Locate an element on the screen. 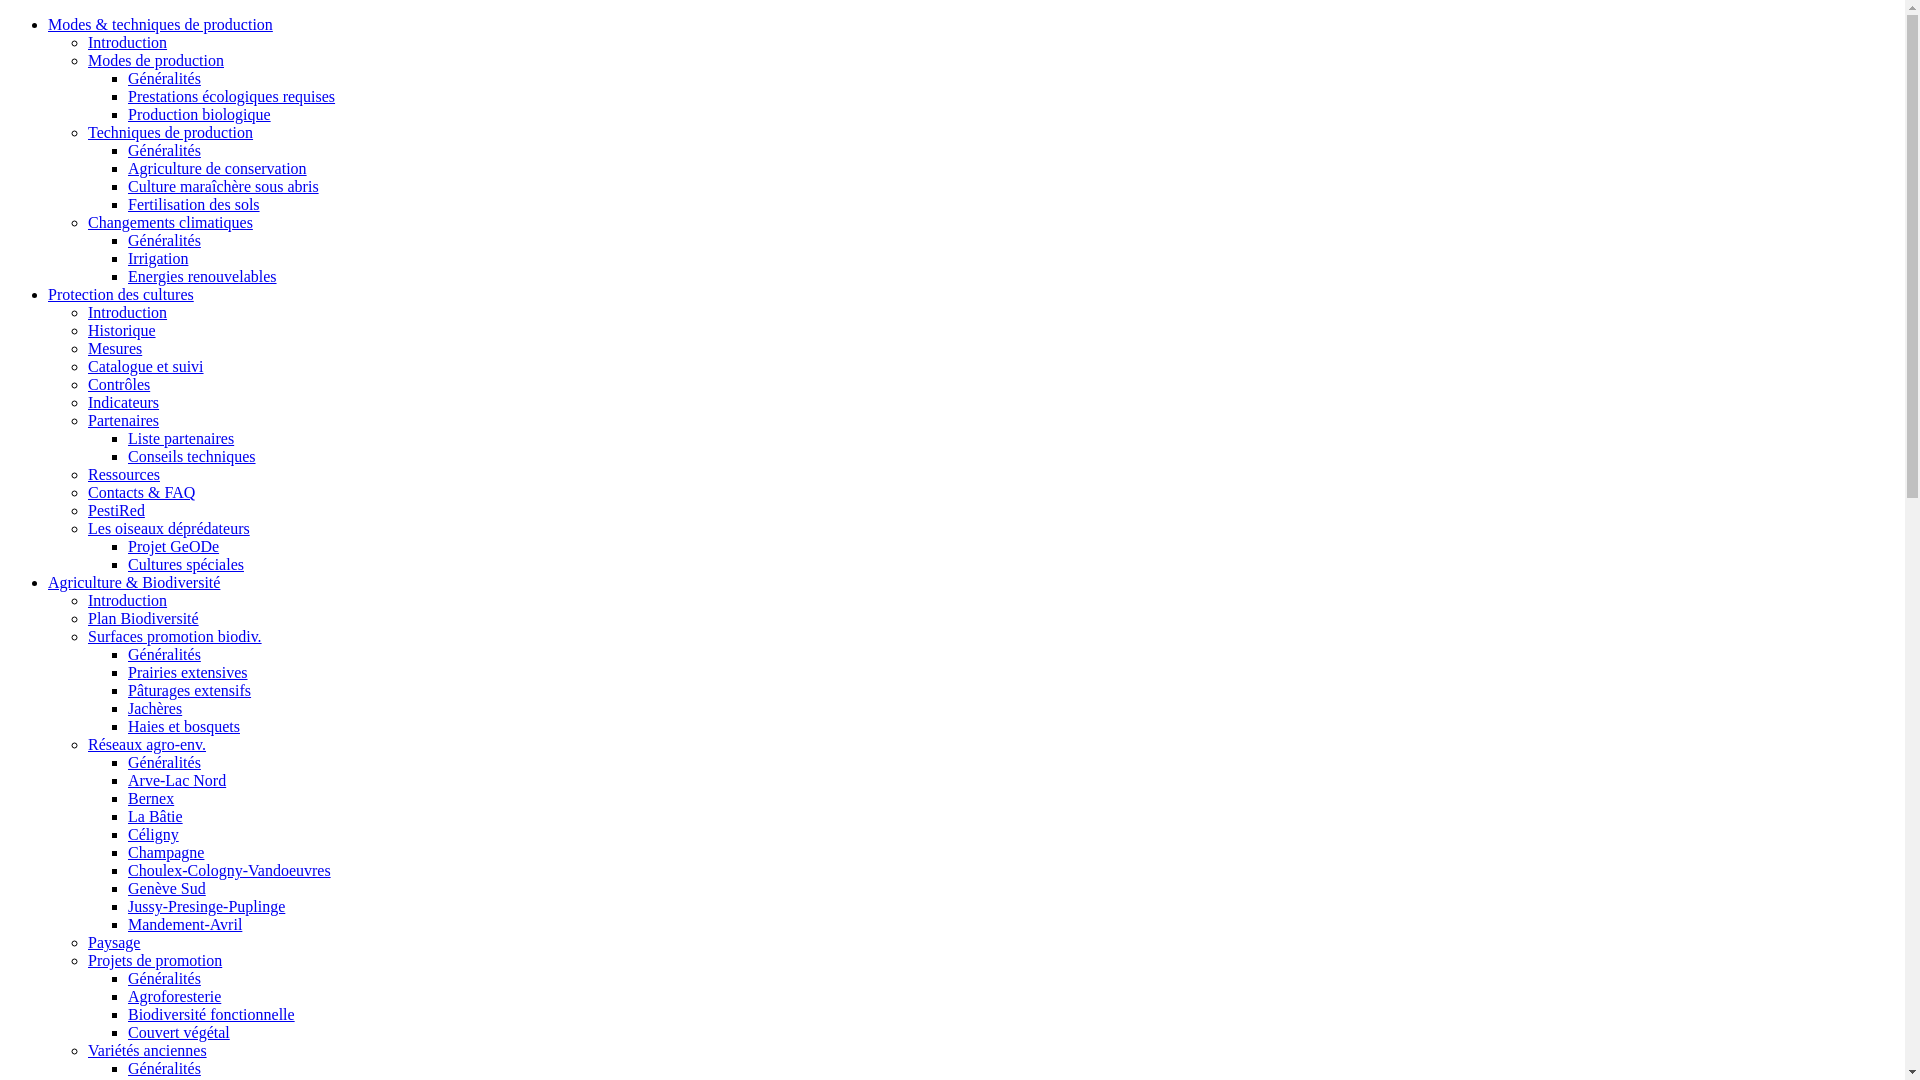 The width and height of the screenshot is (1920, 1080). 'PestiRed' is located at coordinates (115, 509).